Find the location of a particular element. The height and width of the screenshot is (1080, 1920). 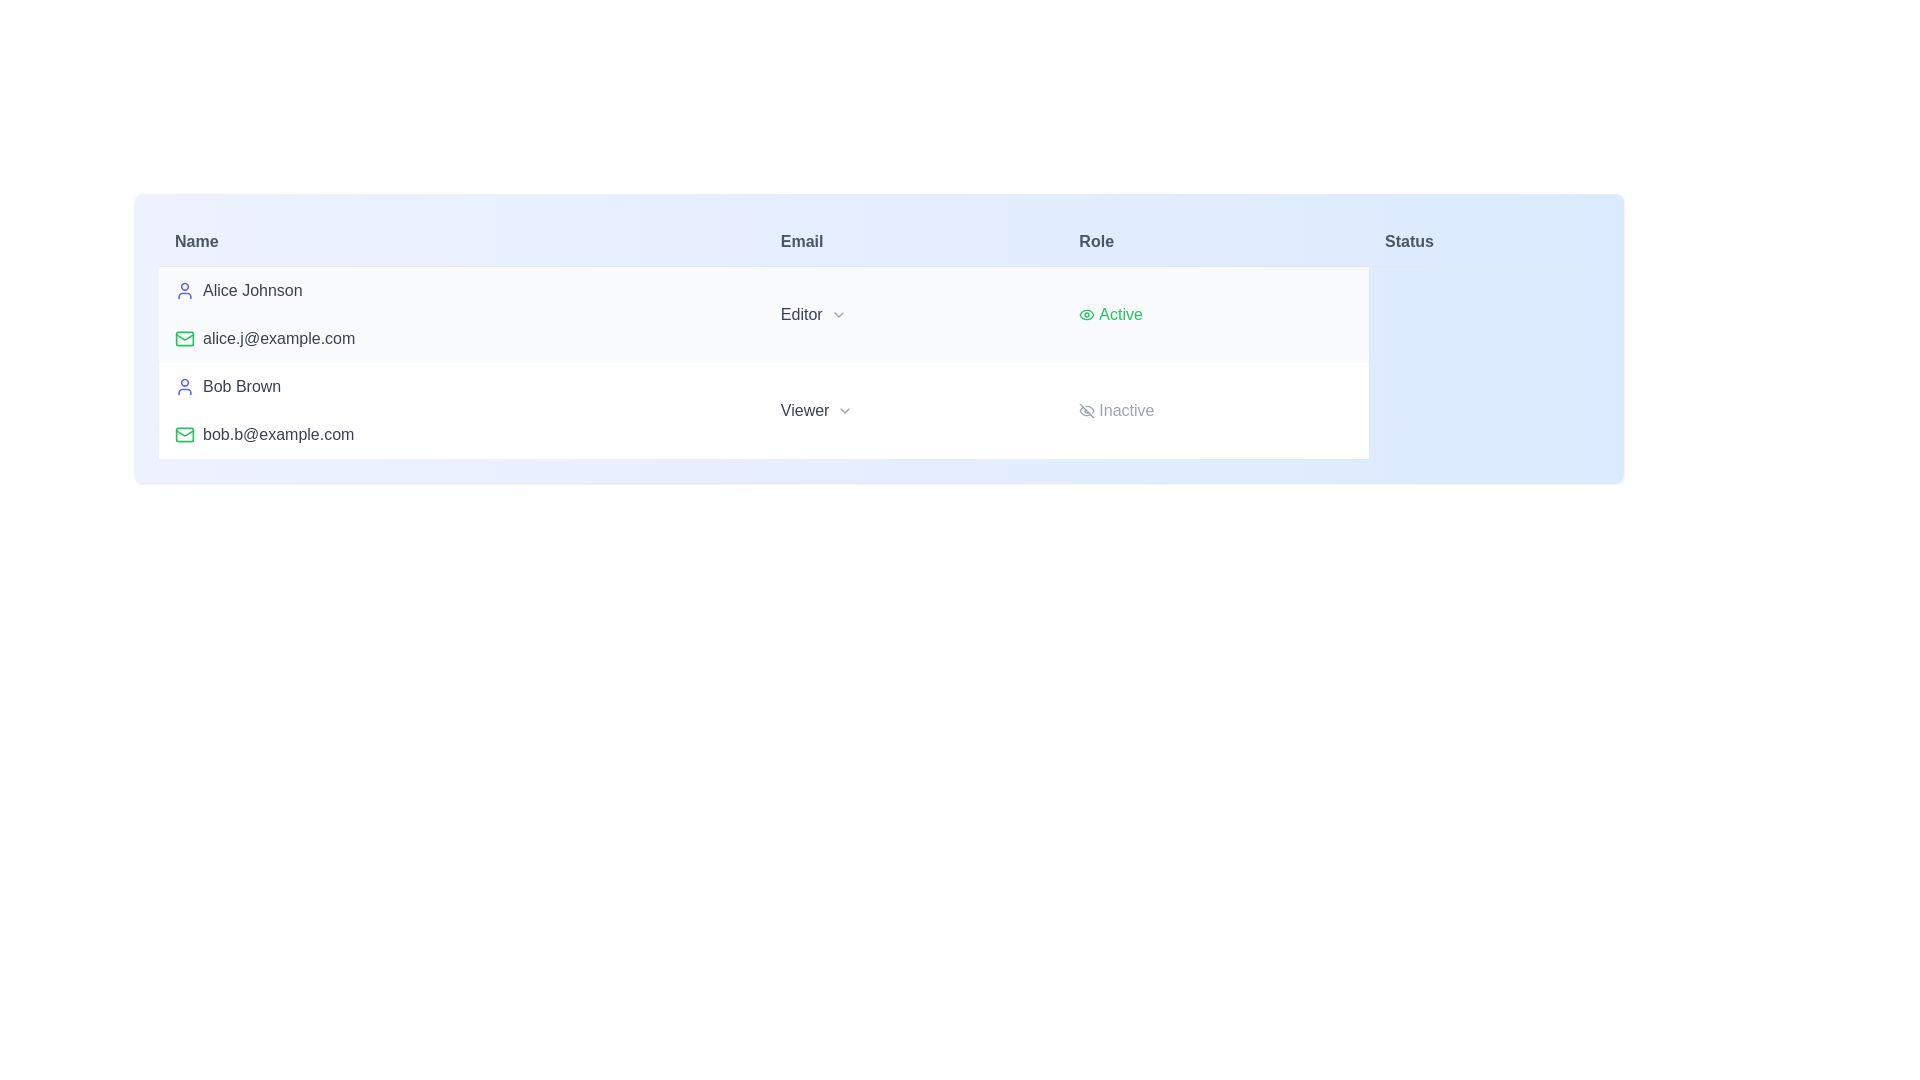

the second row under the 'Email' column in the table that contains information about Bob Brown's email address is located at coordinates (460, 434).